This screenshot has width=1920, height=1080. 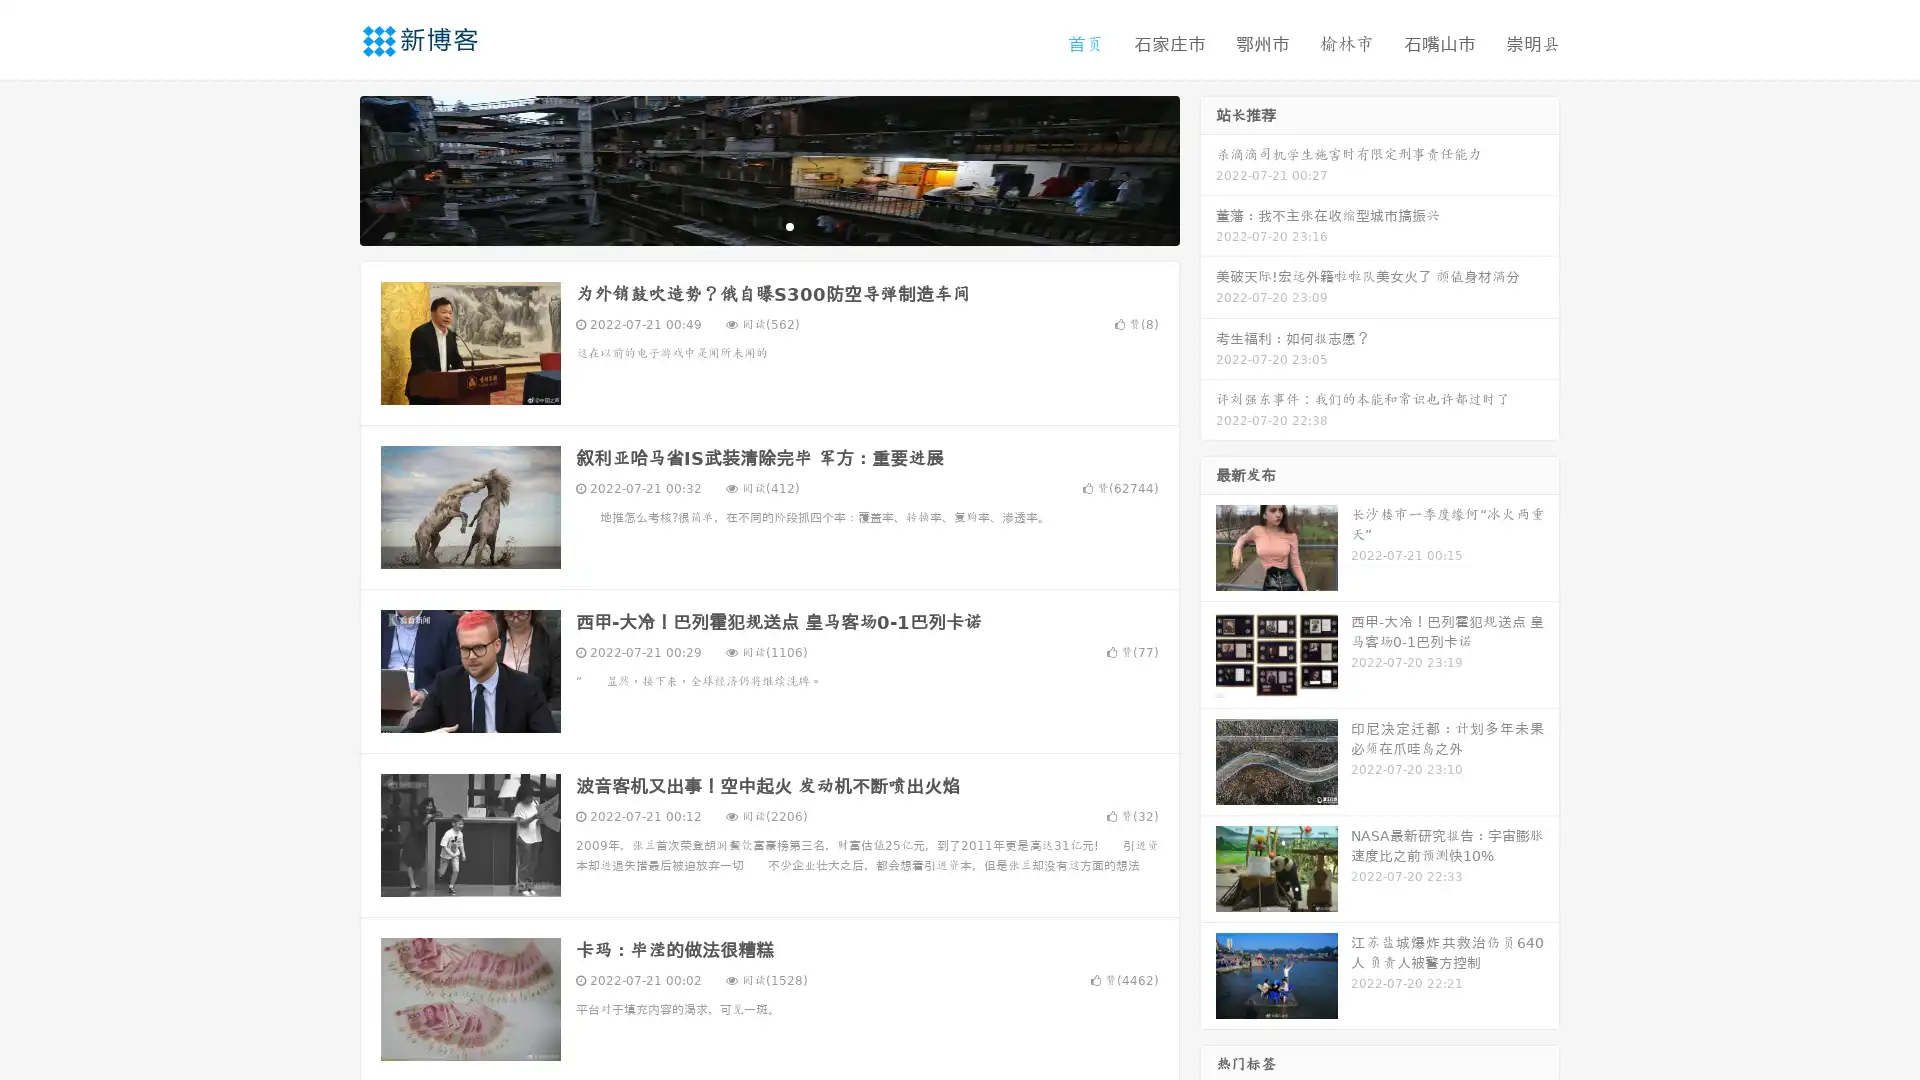 I want to click on Go to slide 1, so click(x=748, y=225).